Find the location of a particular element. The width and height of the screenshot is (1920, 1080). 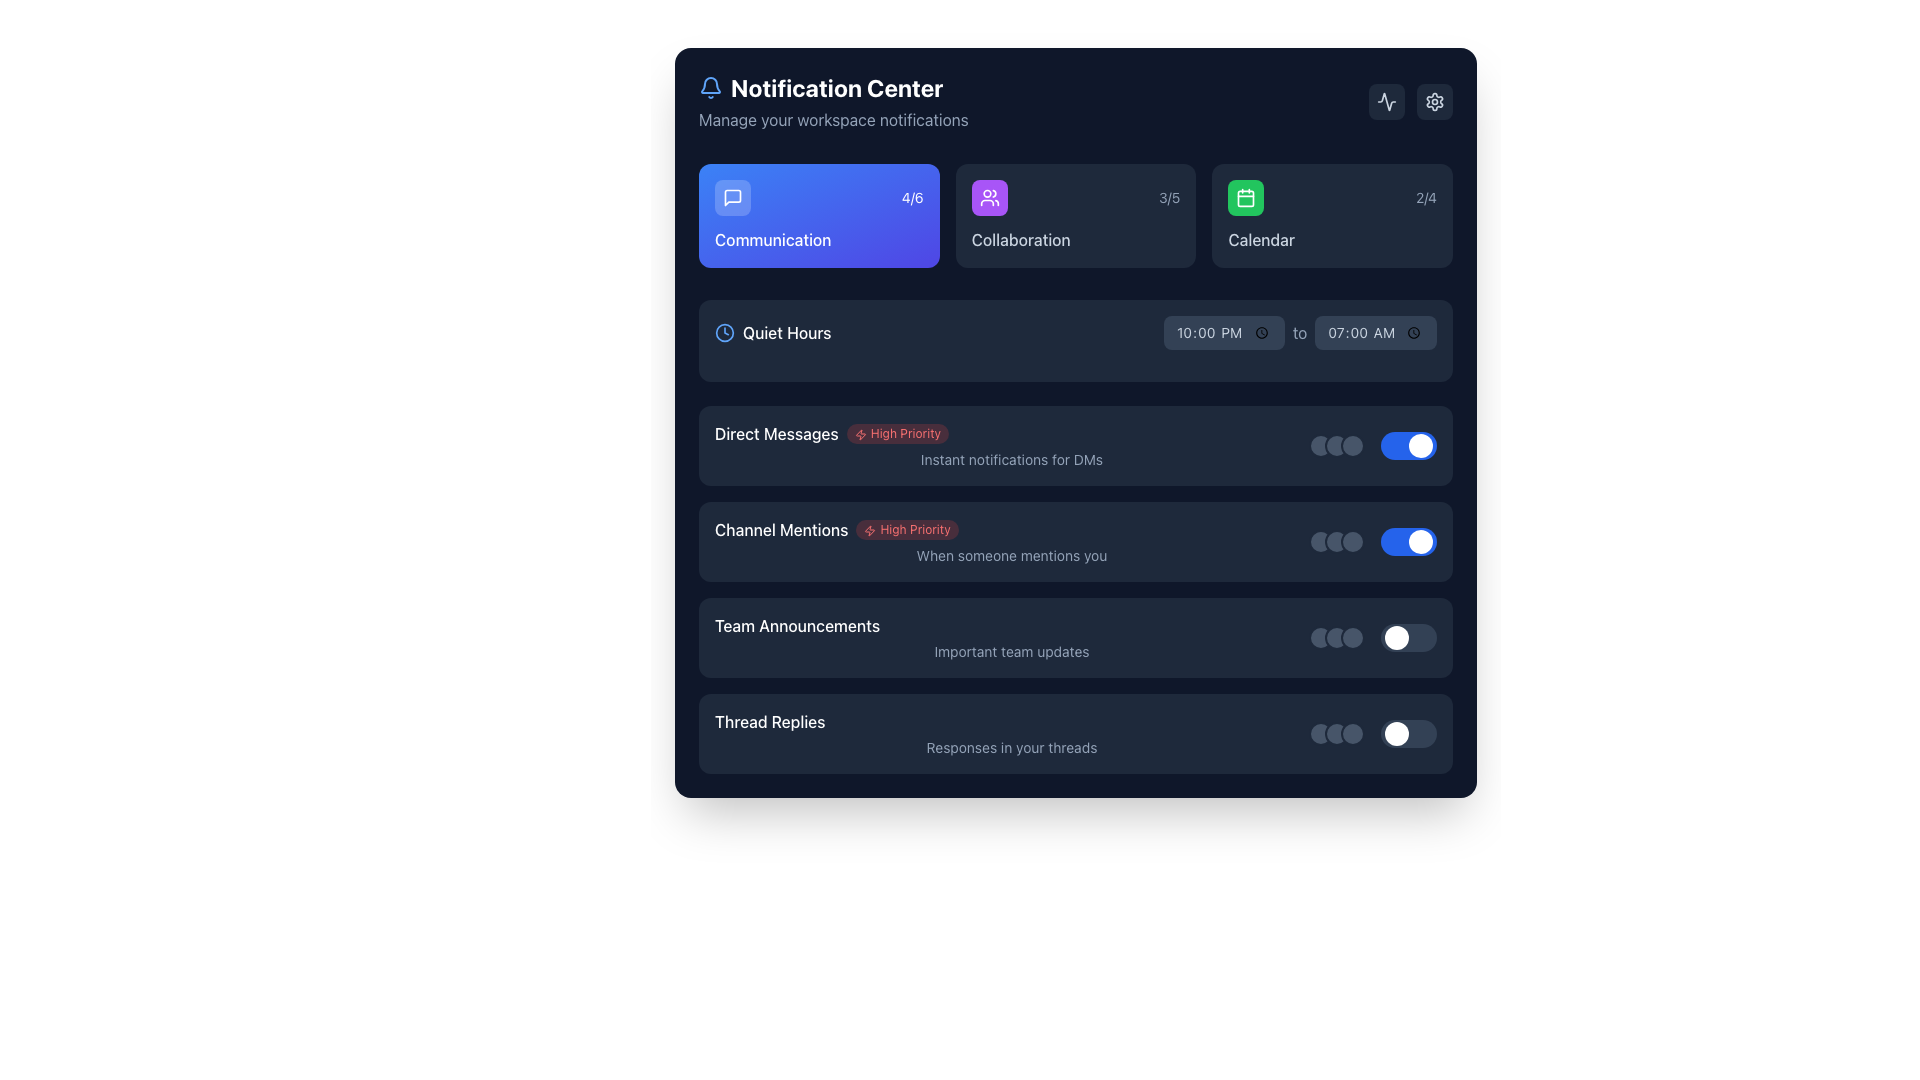

the communication icon located inside the blue rectangular button labeled 'Communication', positioned at the top-left corner of the button is located at coordinates (732, 197).